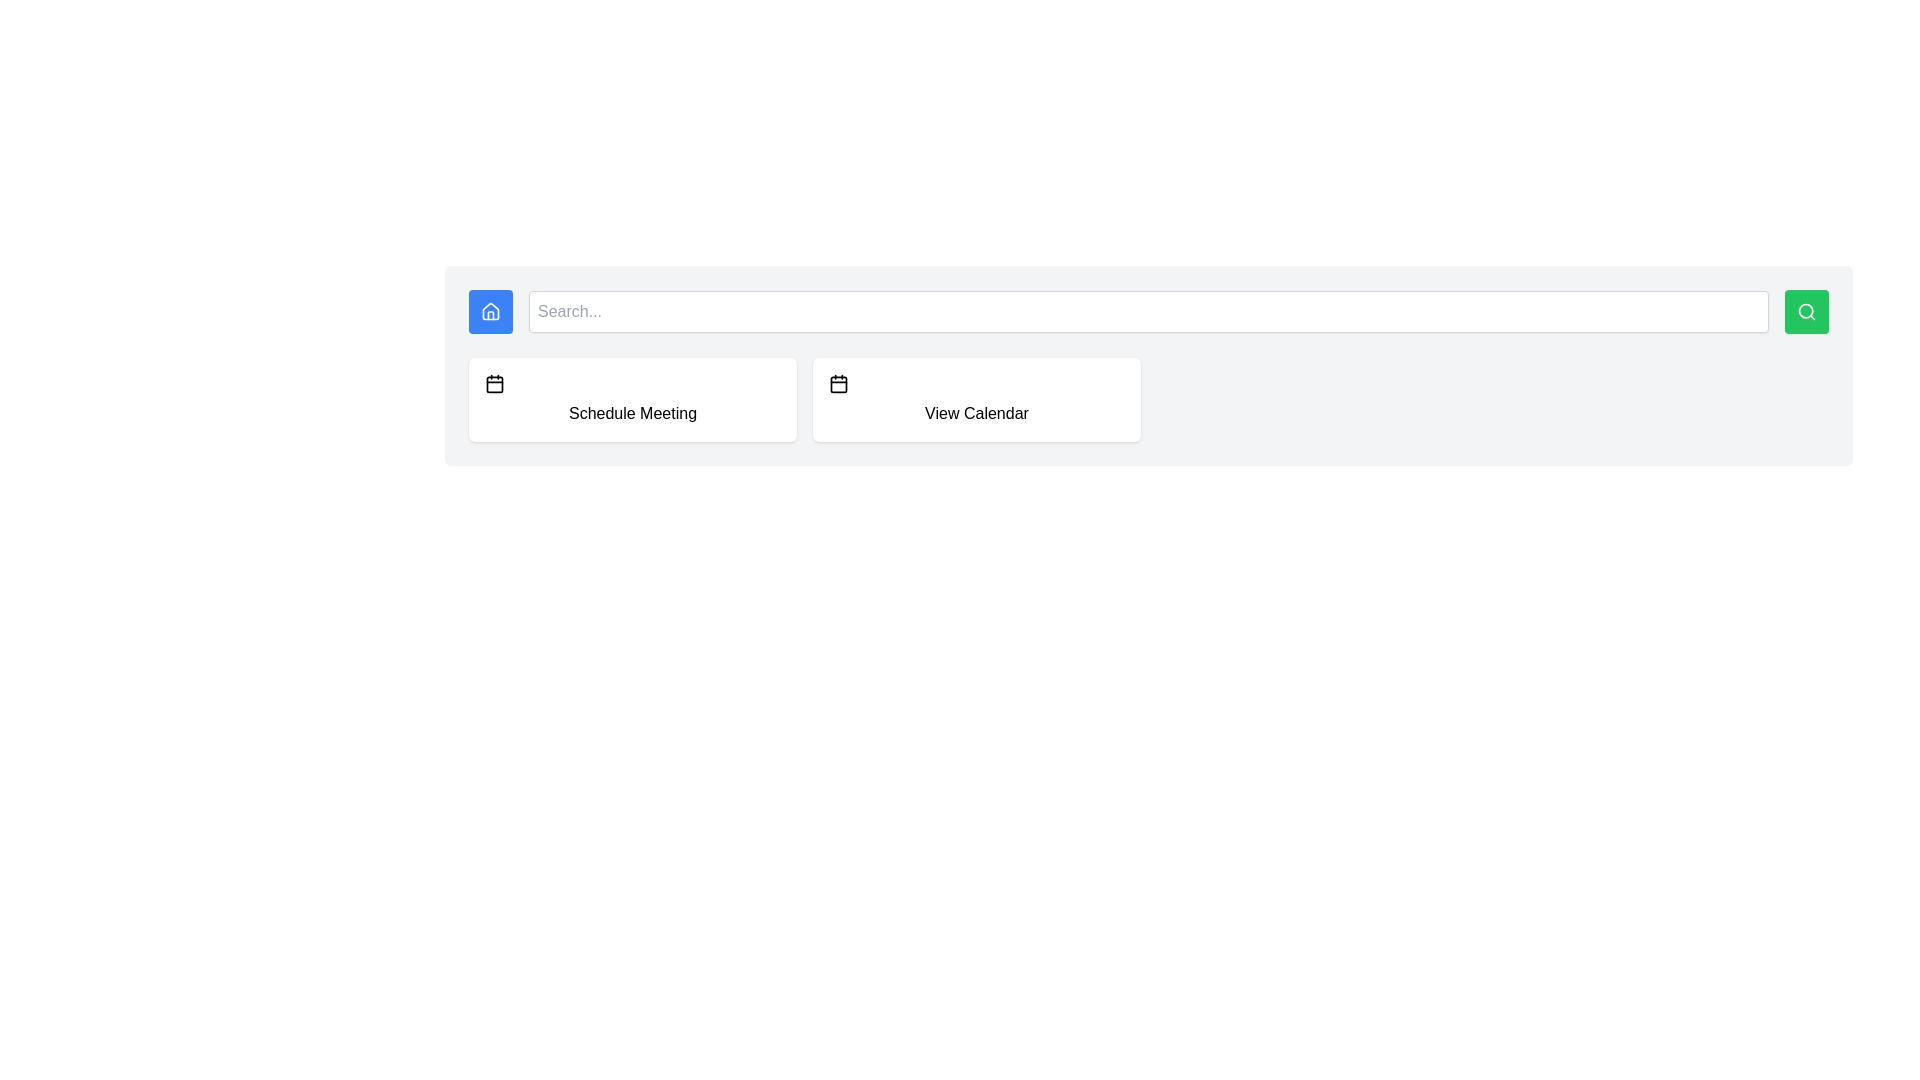  I want to click on the decorative circular portion of the magnifying glass in the search icon located in the top-right corner of the header, so click(1806, 311).